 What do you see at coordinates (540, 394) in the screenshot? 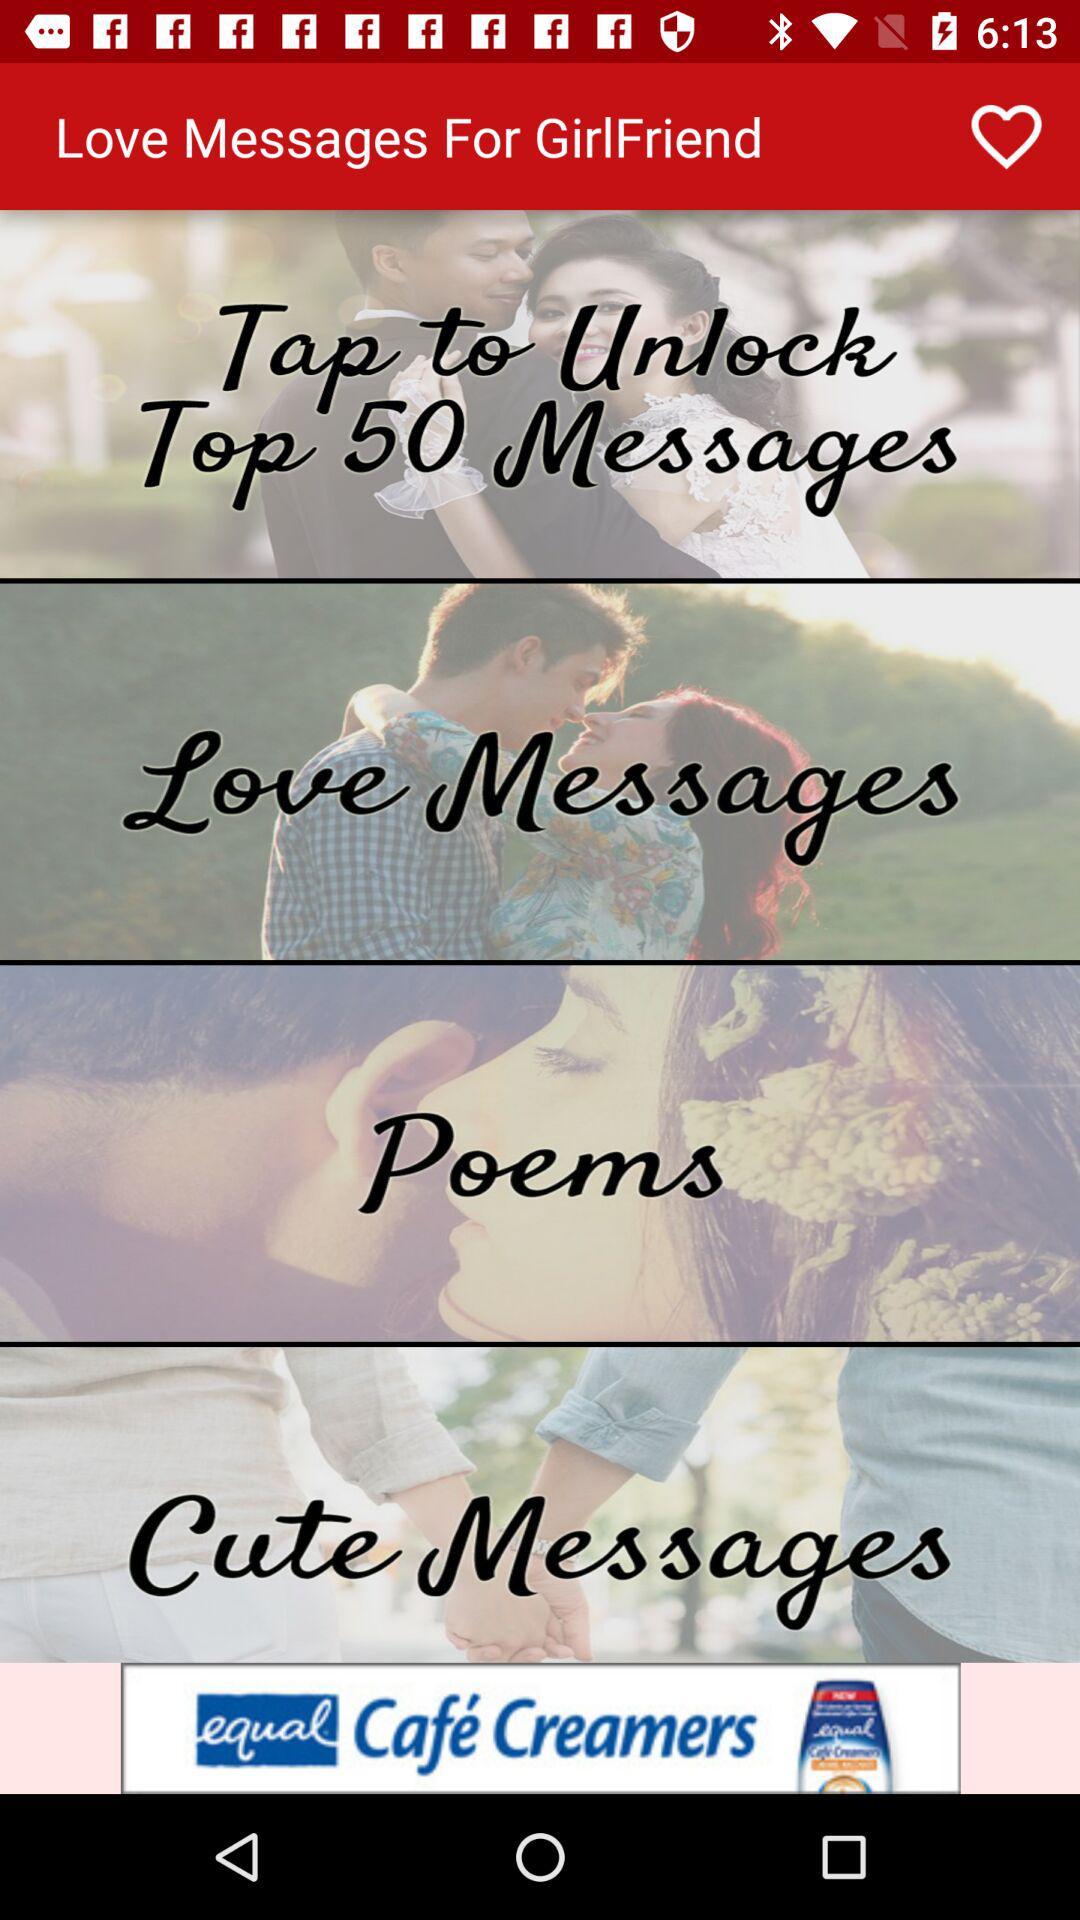
I see `tap unlock top 50 messages button` at bounding box center [540, 394].